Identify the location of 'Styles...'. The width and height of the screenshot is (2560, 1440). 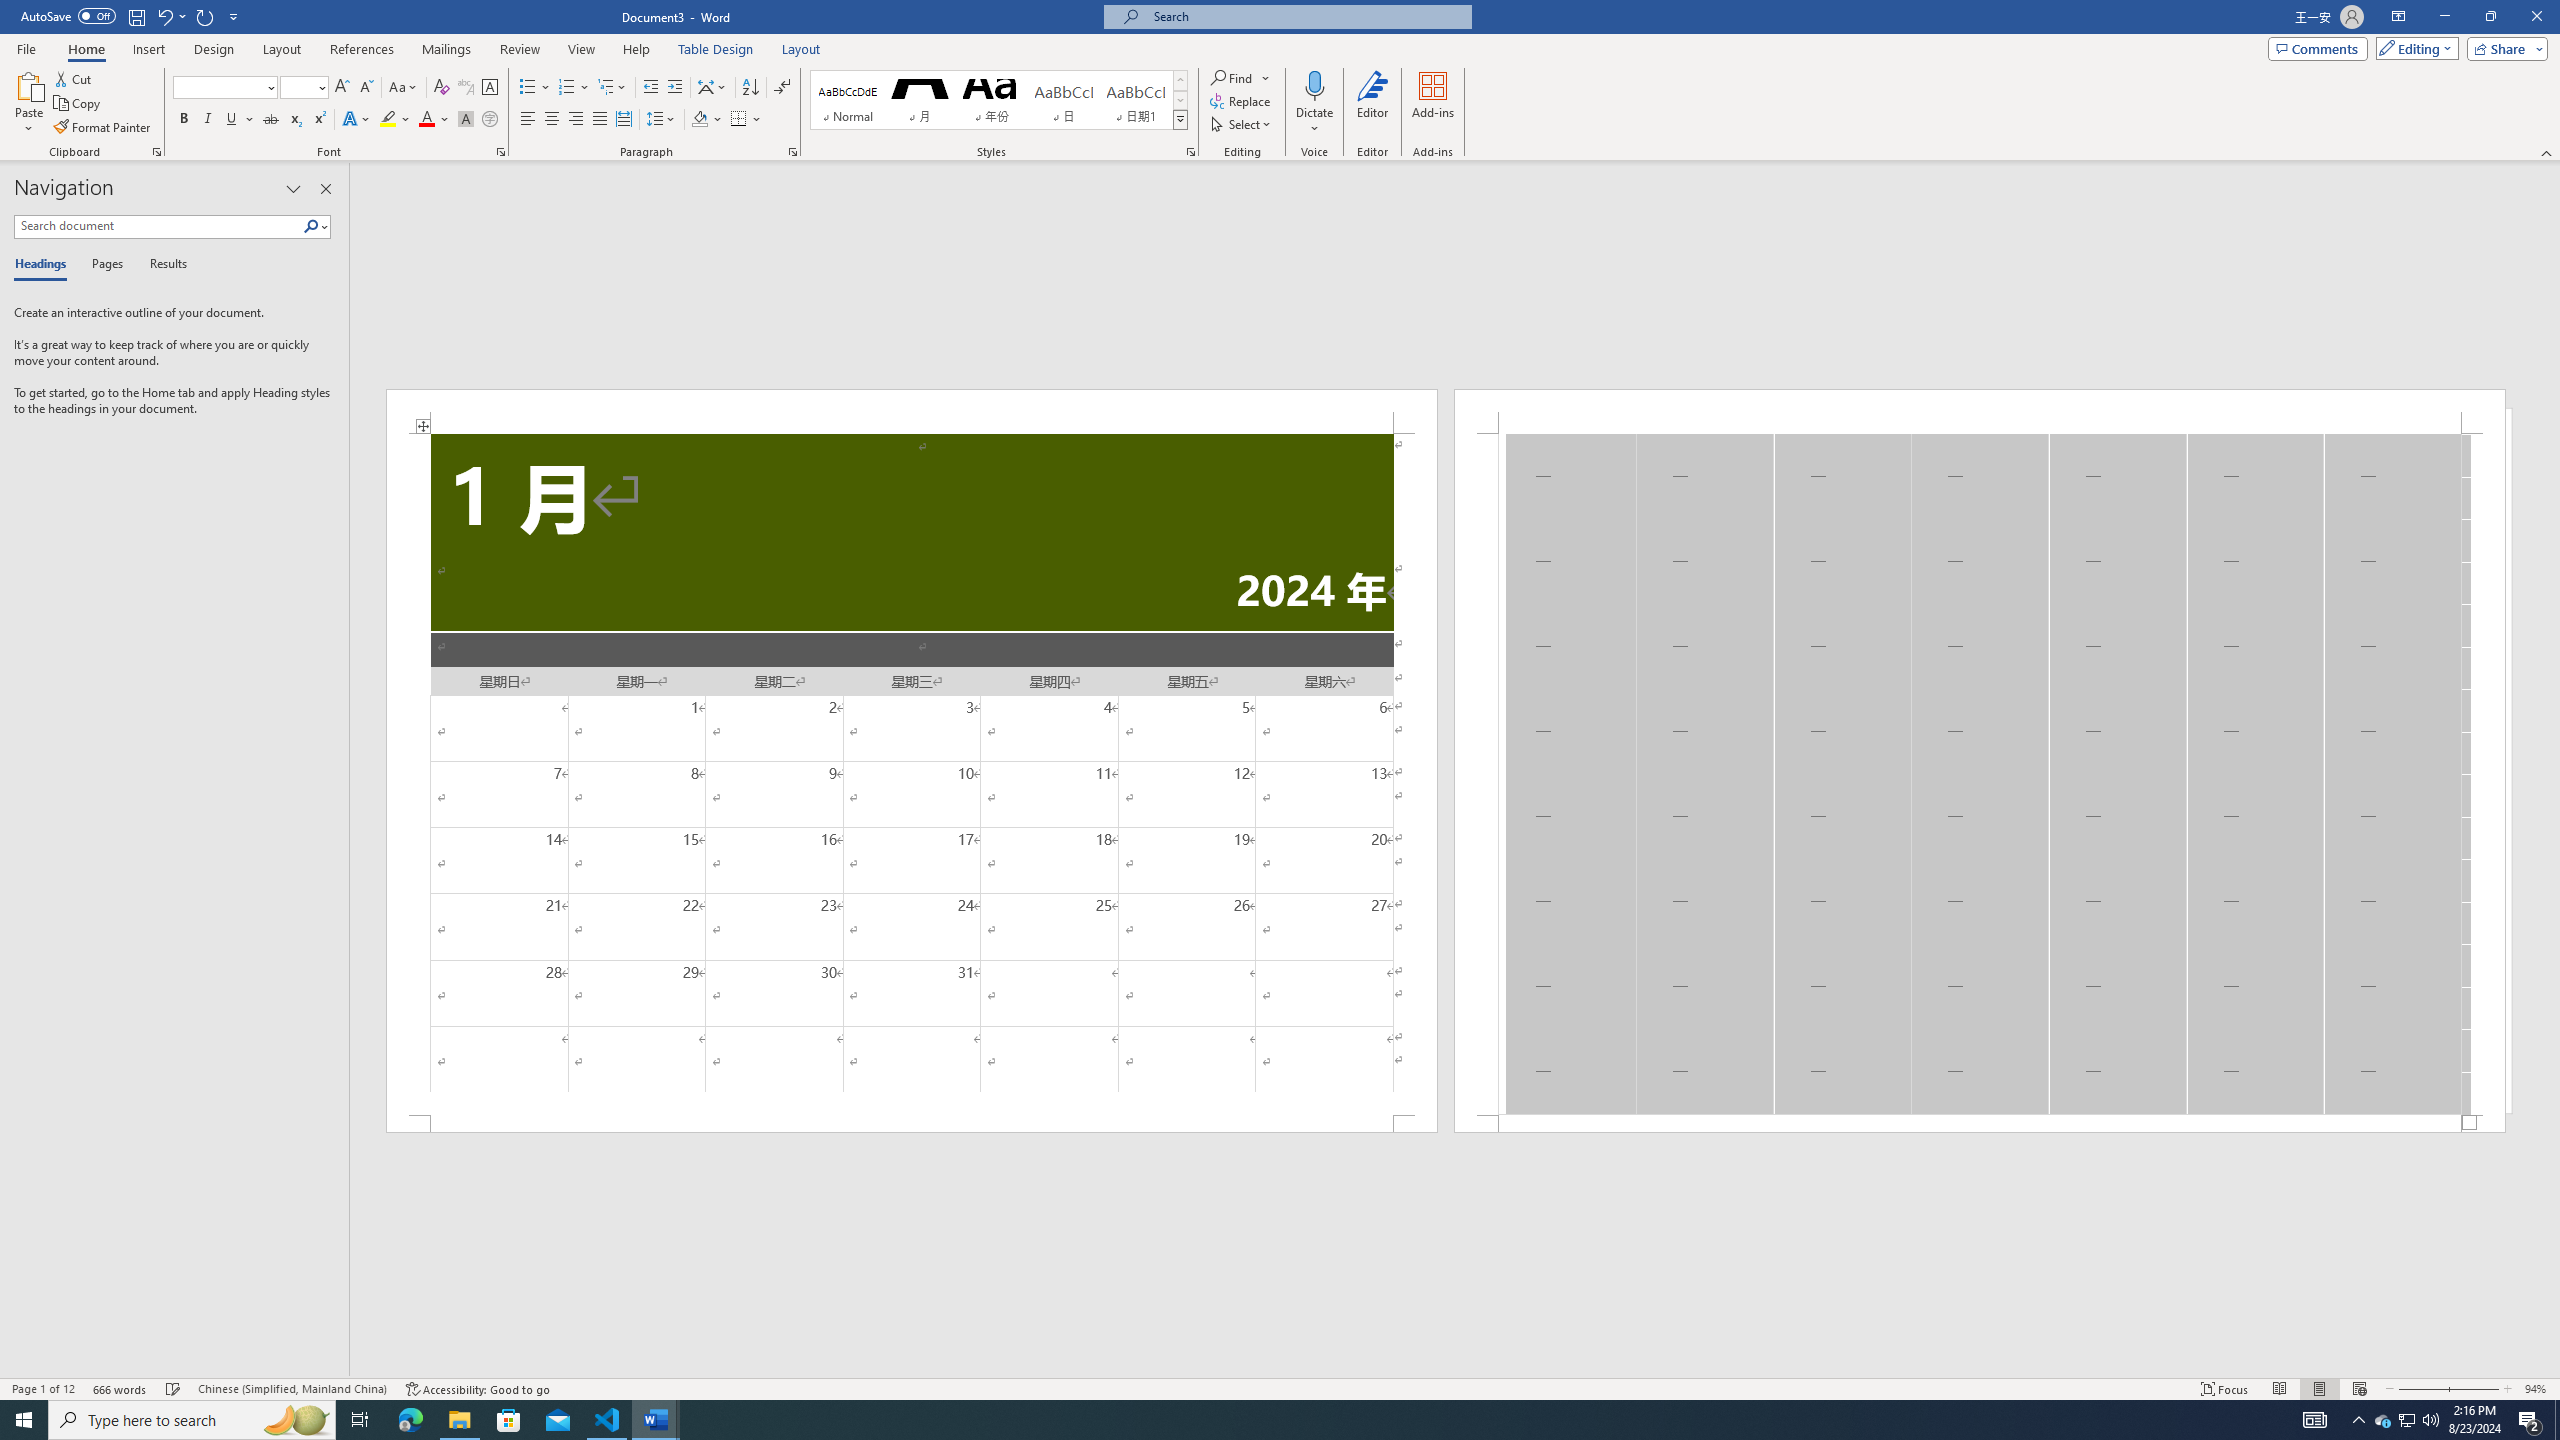
(1190, 150).